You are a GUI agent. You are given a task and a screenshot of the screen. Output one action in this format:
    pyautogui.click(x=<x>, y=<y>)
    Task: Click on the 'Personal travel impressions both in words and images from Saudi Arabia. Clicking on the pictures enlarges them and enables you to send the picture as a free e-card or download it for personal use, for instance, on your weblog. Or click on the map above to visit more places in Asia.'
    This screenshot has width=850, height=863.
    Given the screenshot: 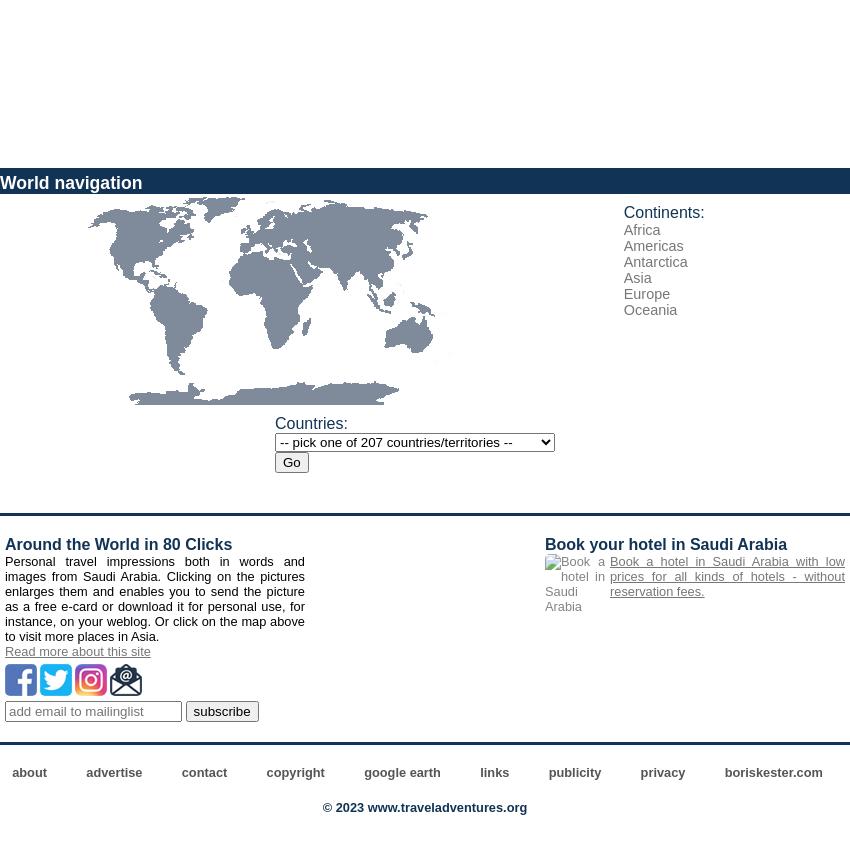 What is the action you would take?
    pyautogui.click(x=4, y=599)
    